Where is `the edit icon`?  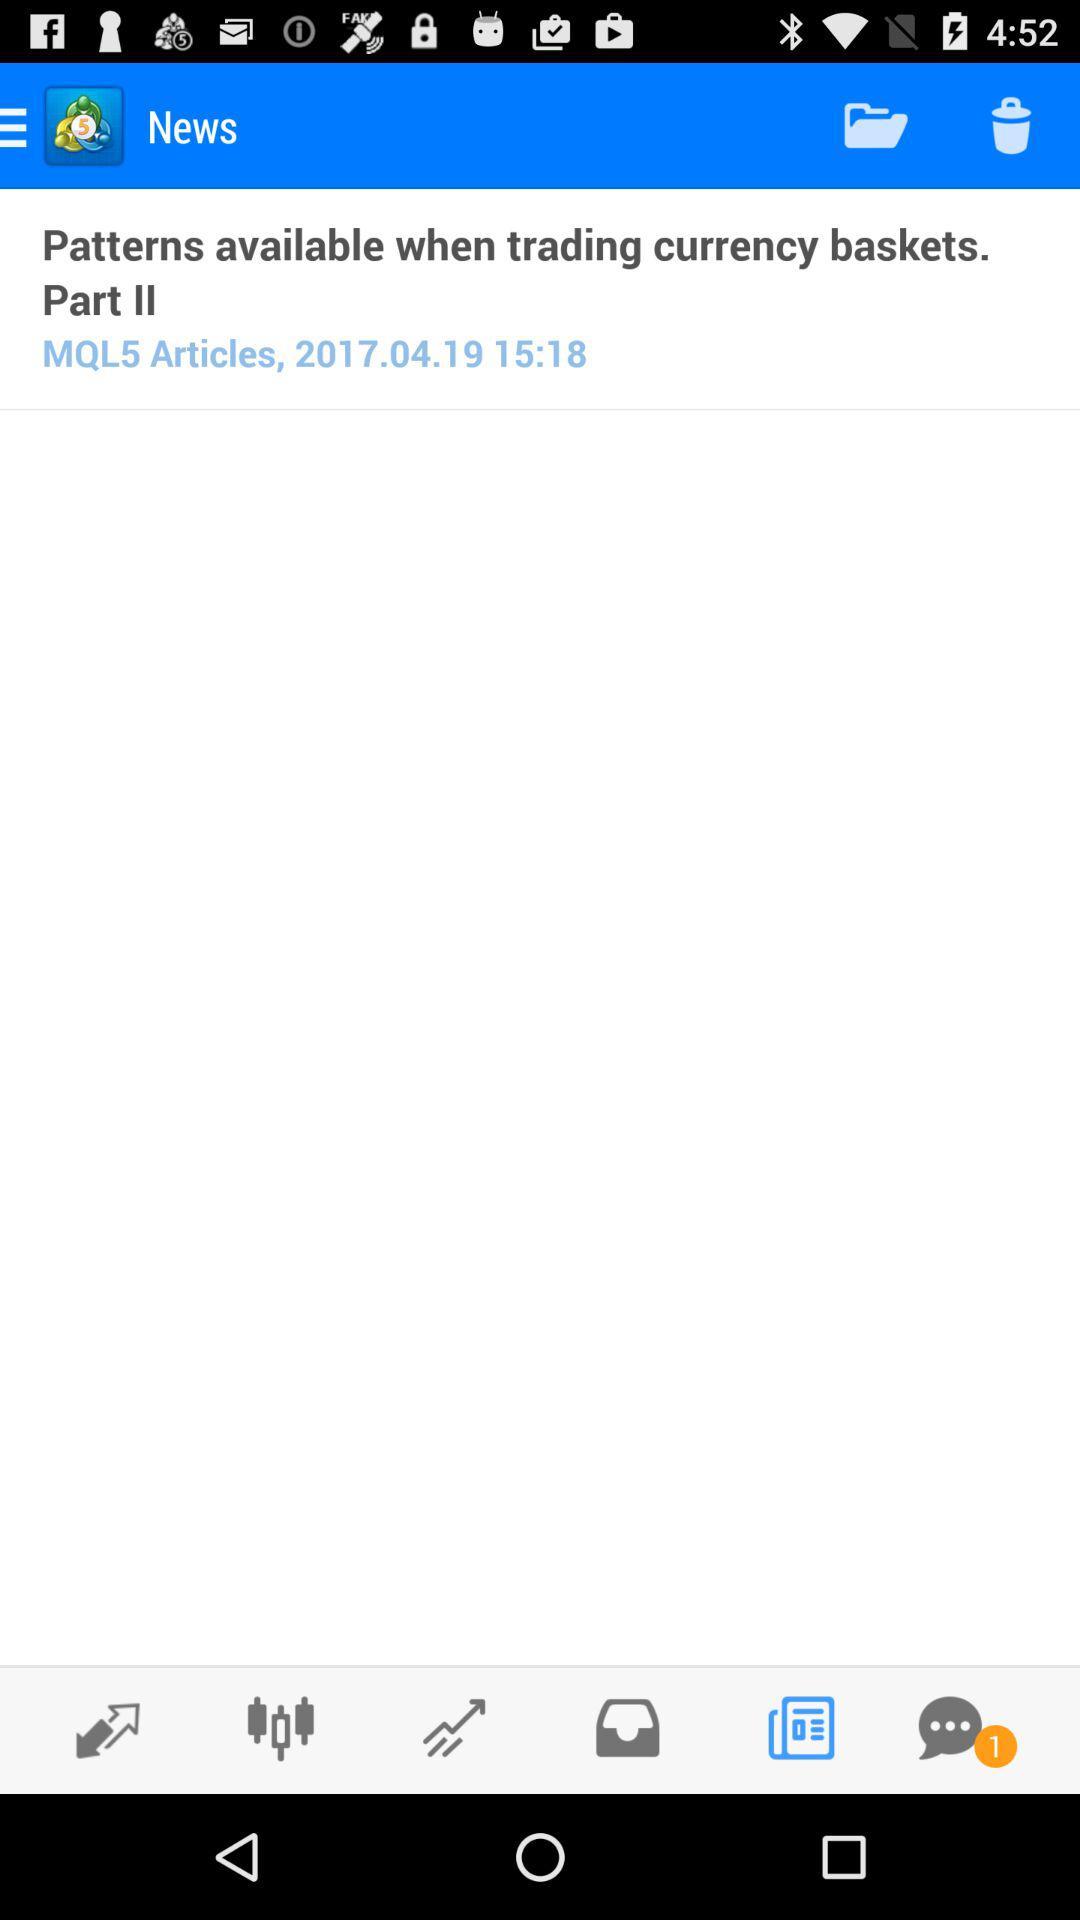
the edit icon is located at coordinates (454, 1848).